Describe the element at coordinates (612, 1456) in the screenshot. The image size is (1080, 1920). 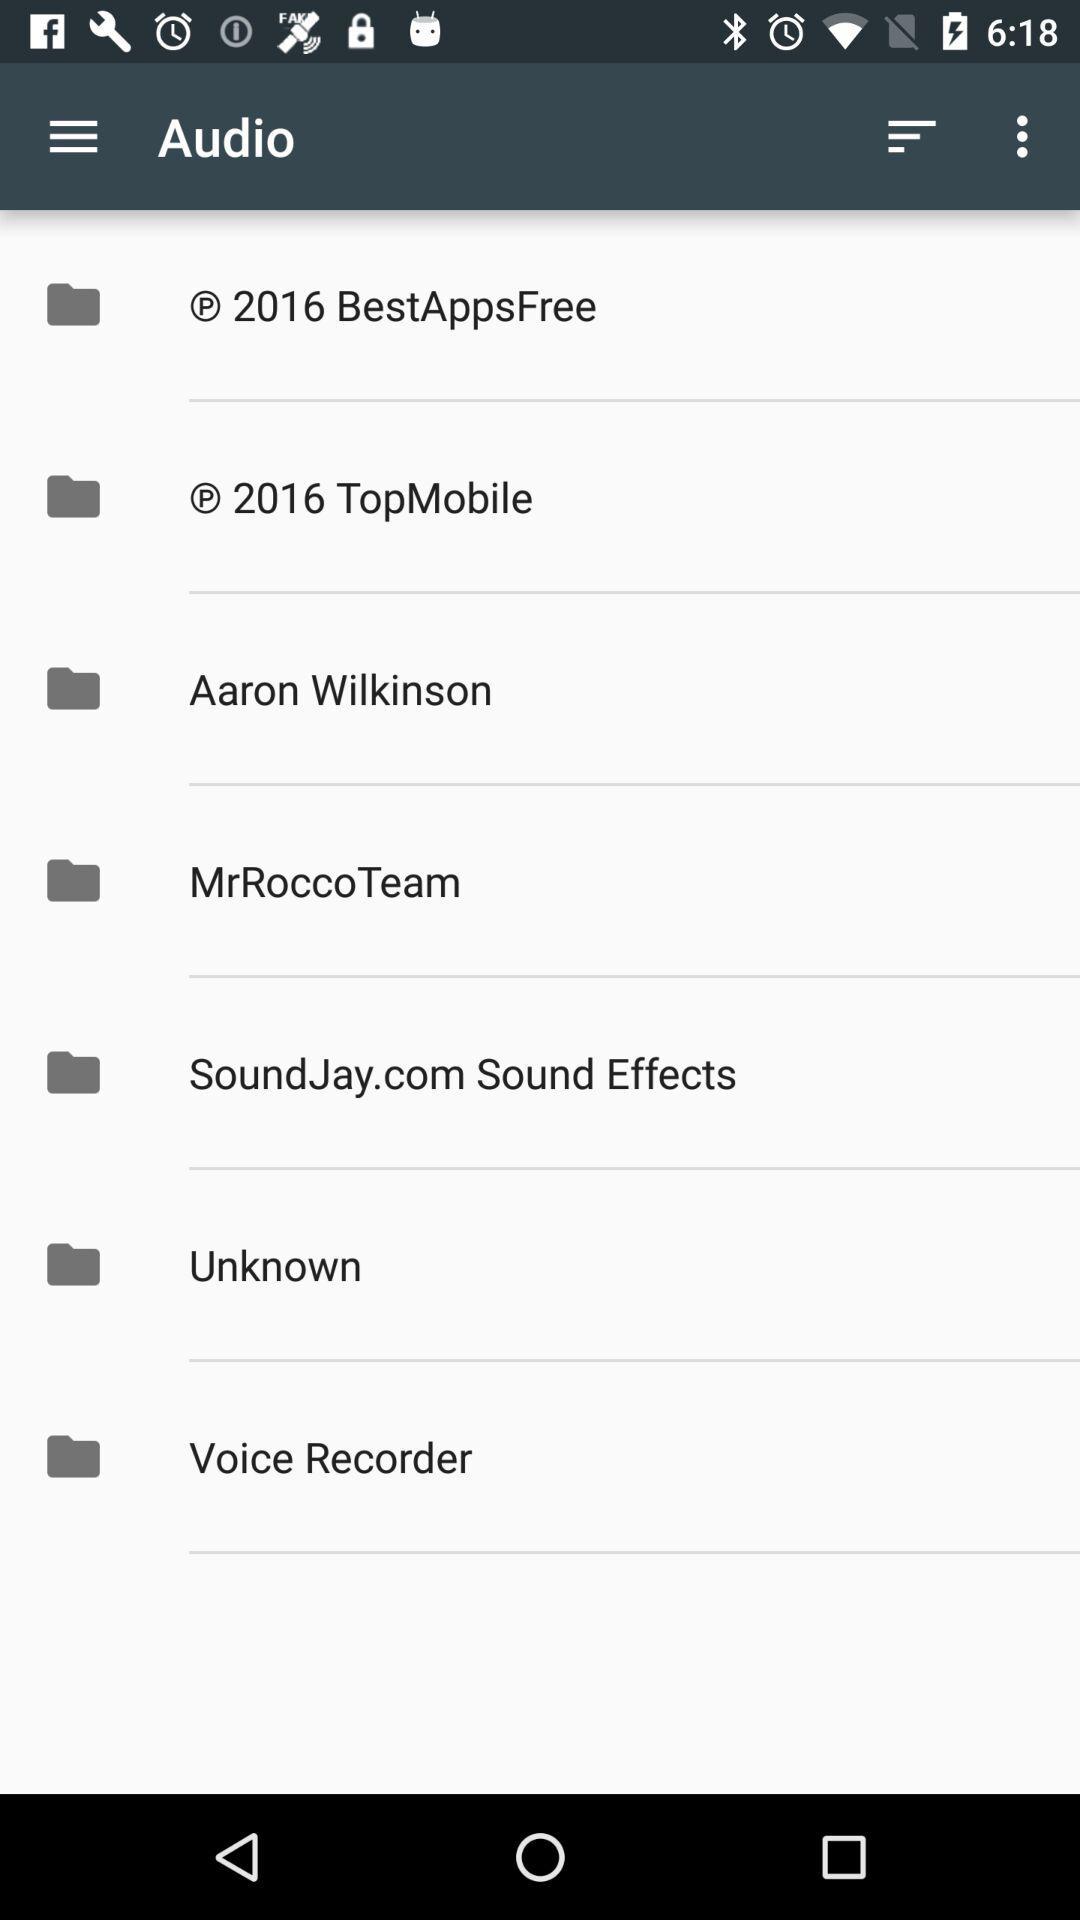
I see `the voice recorder icon` at that location.